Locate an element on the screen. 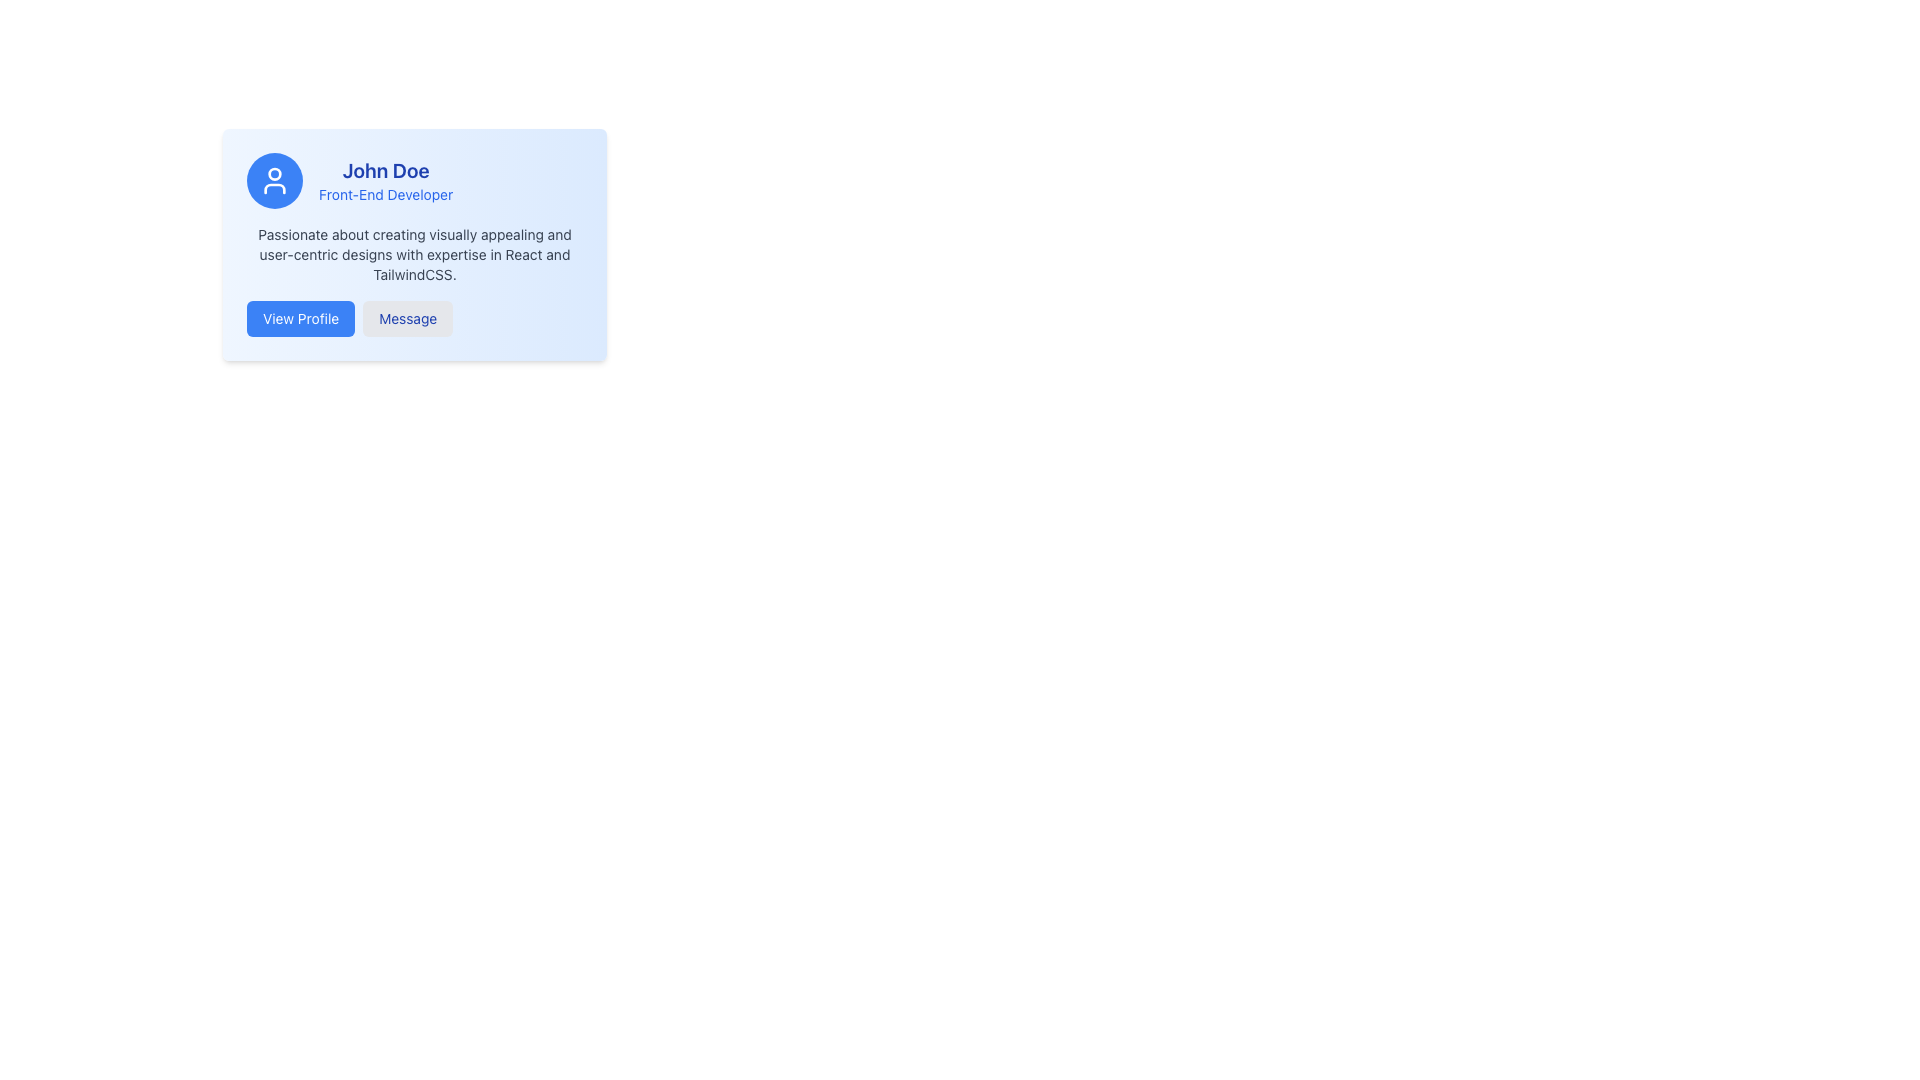 This screenshot has height=1080, width=1920. the static text element displaying 'Front-End Developer', which is styled in smaller blue font and positioned below the larger text 'John Doe' on the profile card is located at coordinates (386, 195).